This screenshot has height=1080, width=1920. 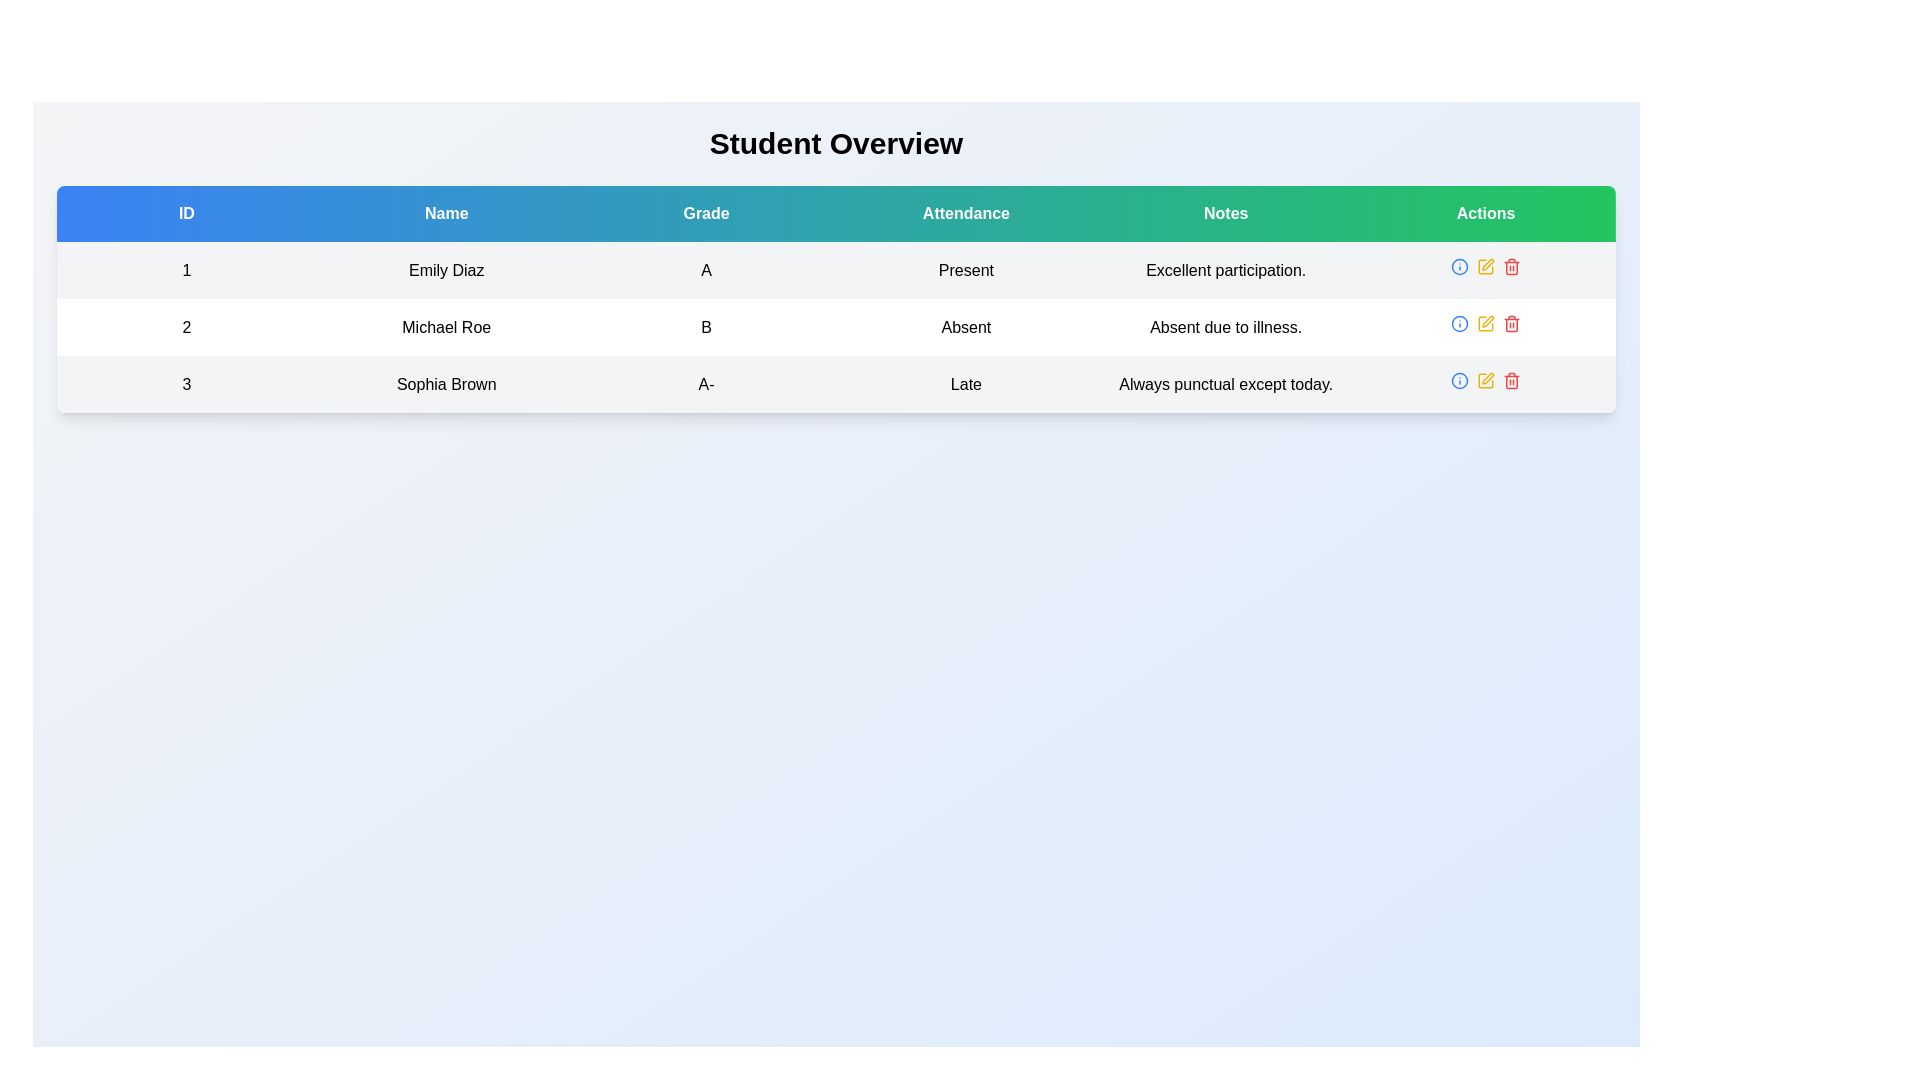 I want to click on the yellow icon button with a pen symbol located in the 'Actions' column for 'Emily Diaz', so click(x=1486, y=265).